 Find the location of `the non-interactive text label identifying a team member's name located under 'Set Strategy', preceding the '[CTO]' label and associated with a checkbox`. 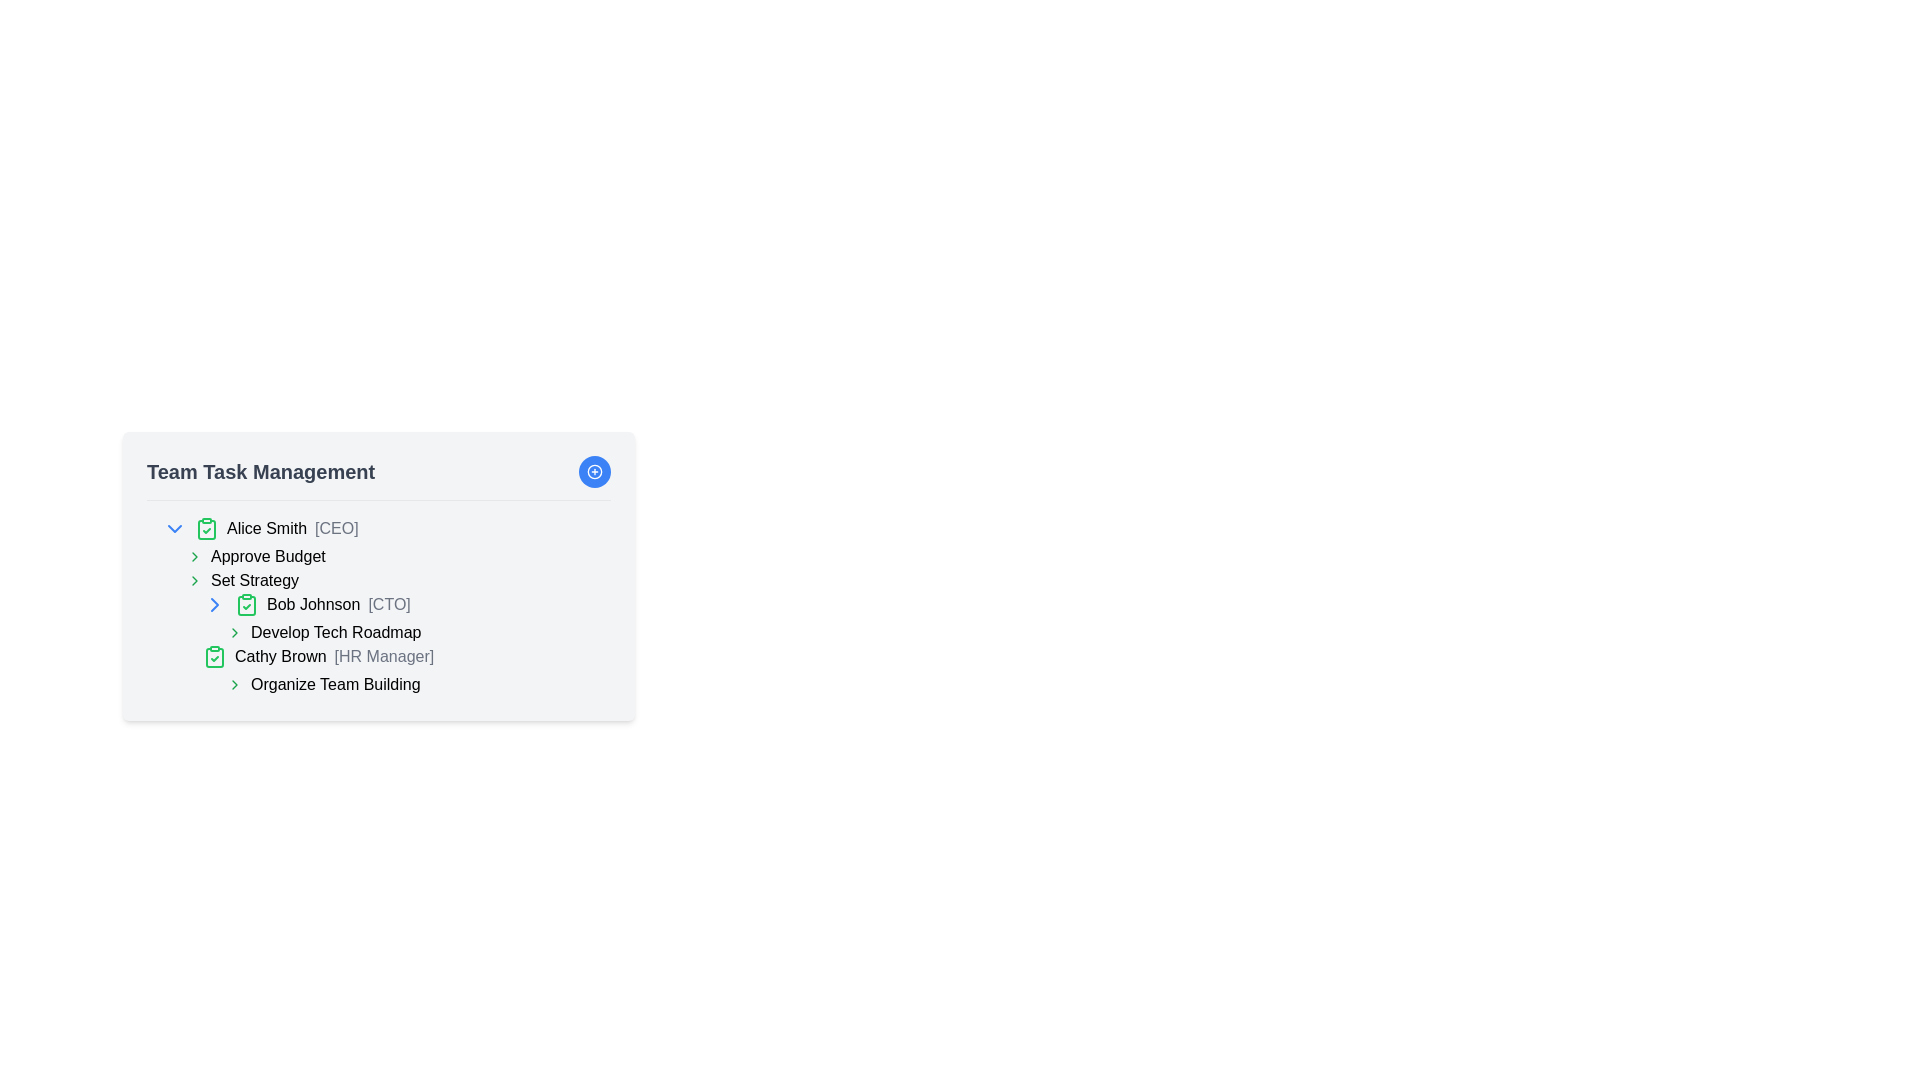

the non-interactive text label identifying a team member's name located under 'Set Strategy', preceding the '[CTO]' label and associated with a checkbox is located at coordinates (312, 603).